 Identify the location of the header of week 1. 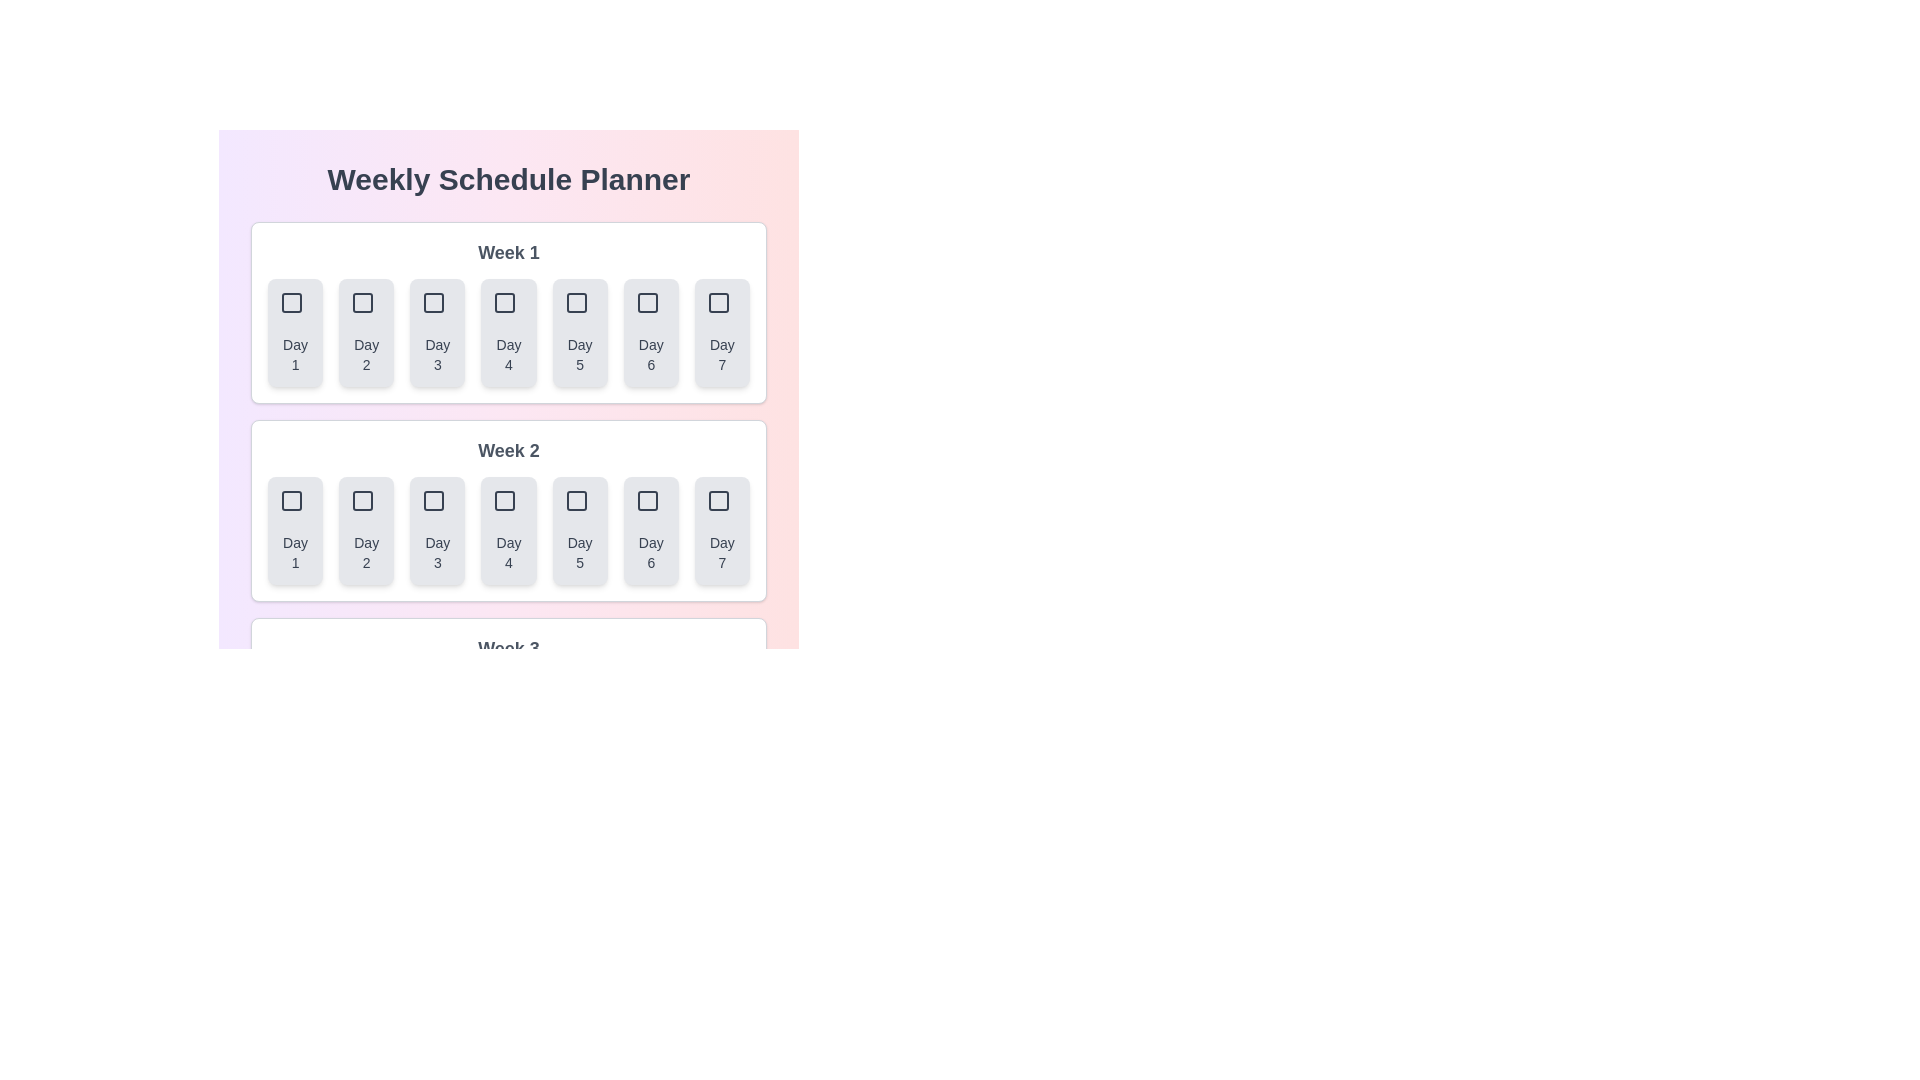
(508, 252).